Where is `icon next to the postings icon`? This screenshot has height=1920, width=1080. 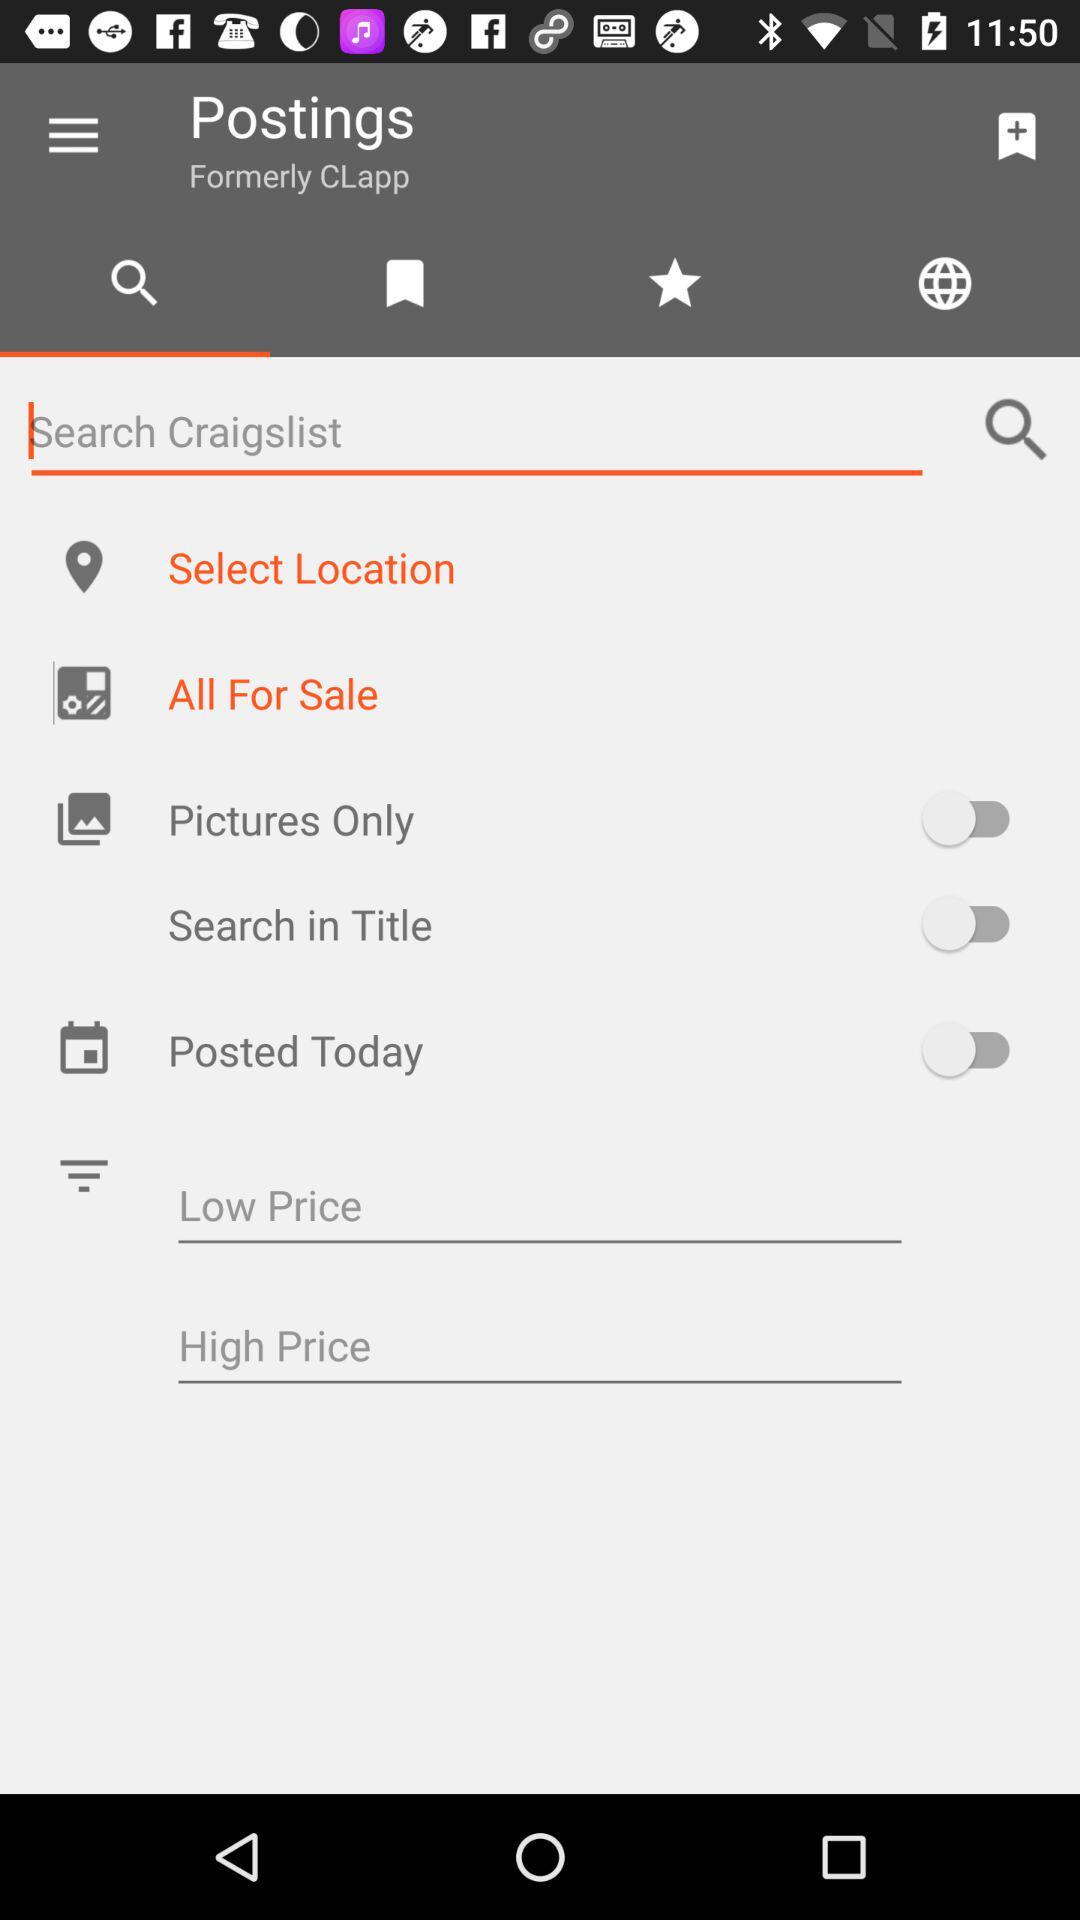 icon next to the postings icon is located at coordinates (1017, 135).